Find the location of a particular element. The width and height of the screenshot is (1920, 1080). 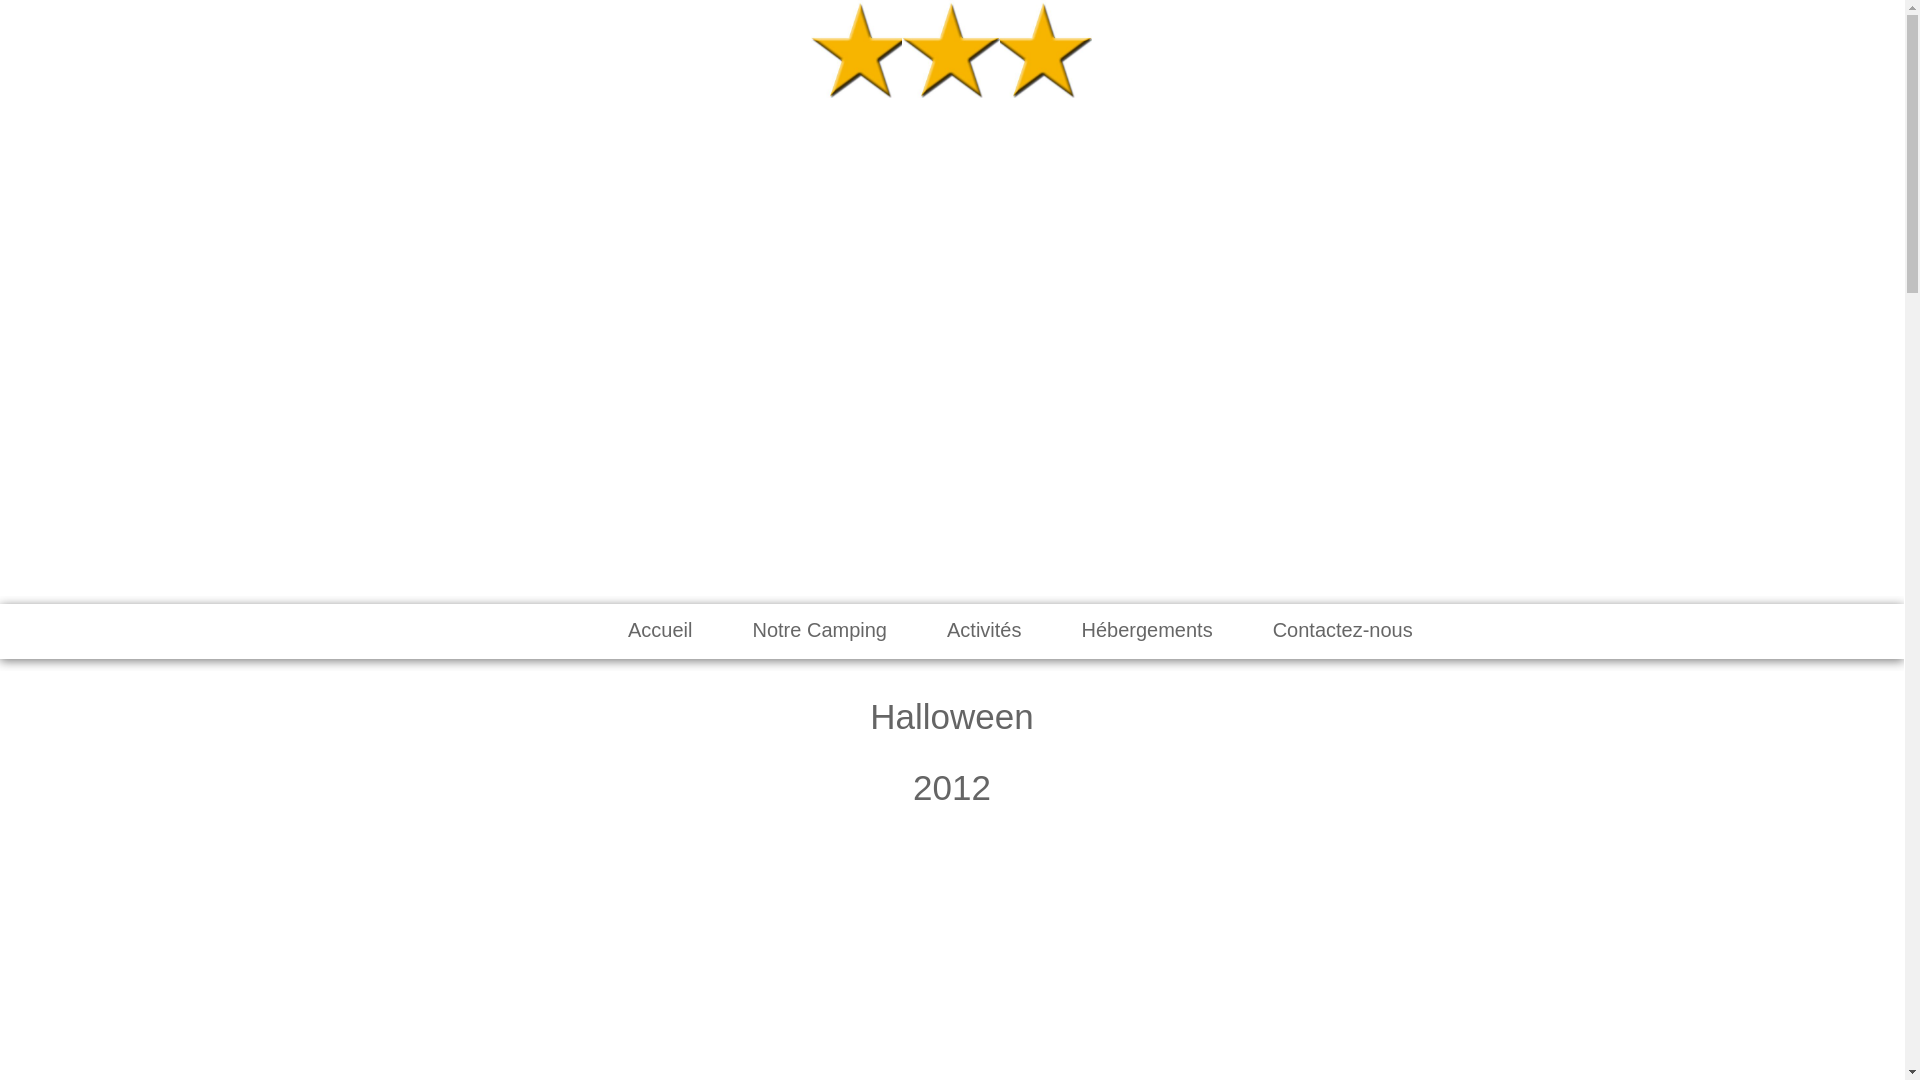

'Contactez-nous' is located at coordinates (1261, 630).